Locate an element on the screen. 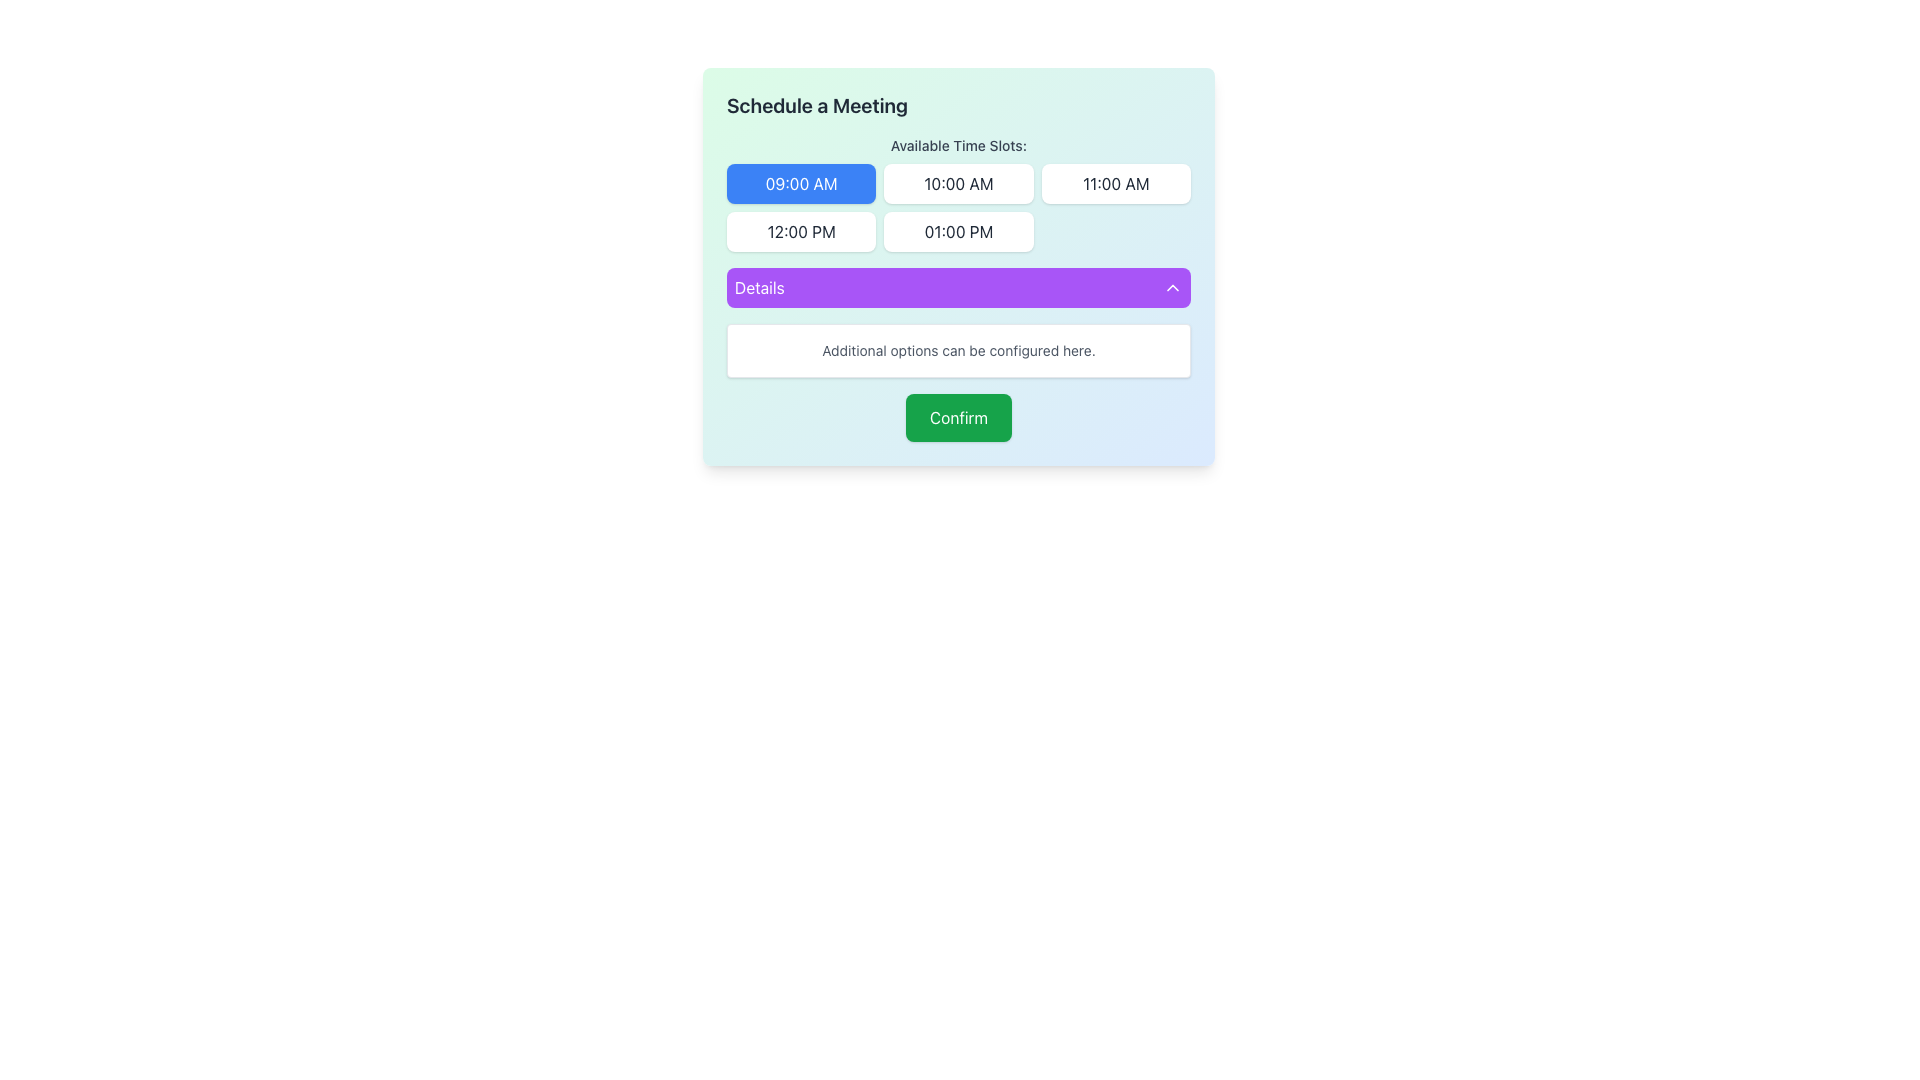 This screenshot has height=1080, width=1920. the rectangular button with rounded corners labeled '01:00 PM' is located at coordinates (958, 230).